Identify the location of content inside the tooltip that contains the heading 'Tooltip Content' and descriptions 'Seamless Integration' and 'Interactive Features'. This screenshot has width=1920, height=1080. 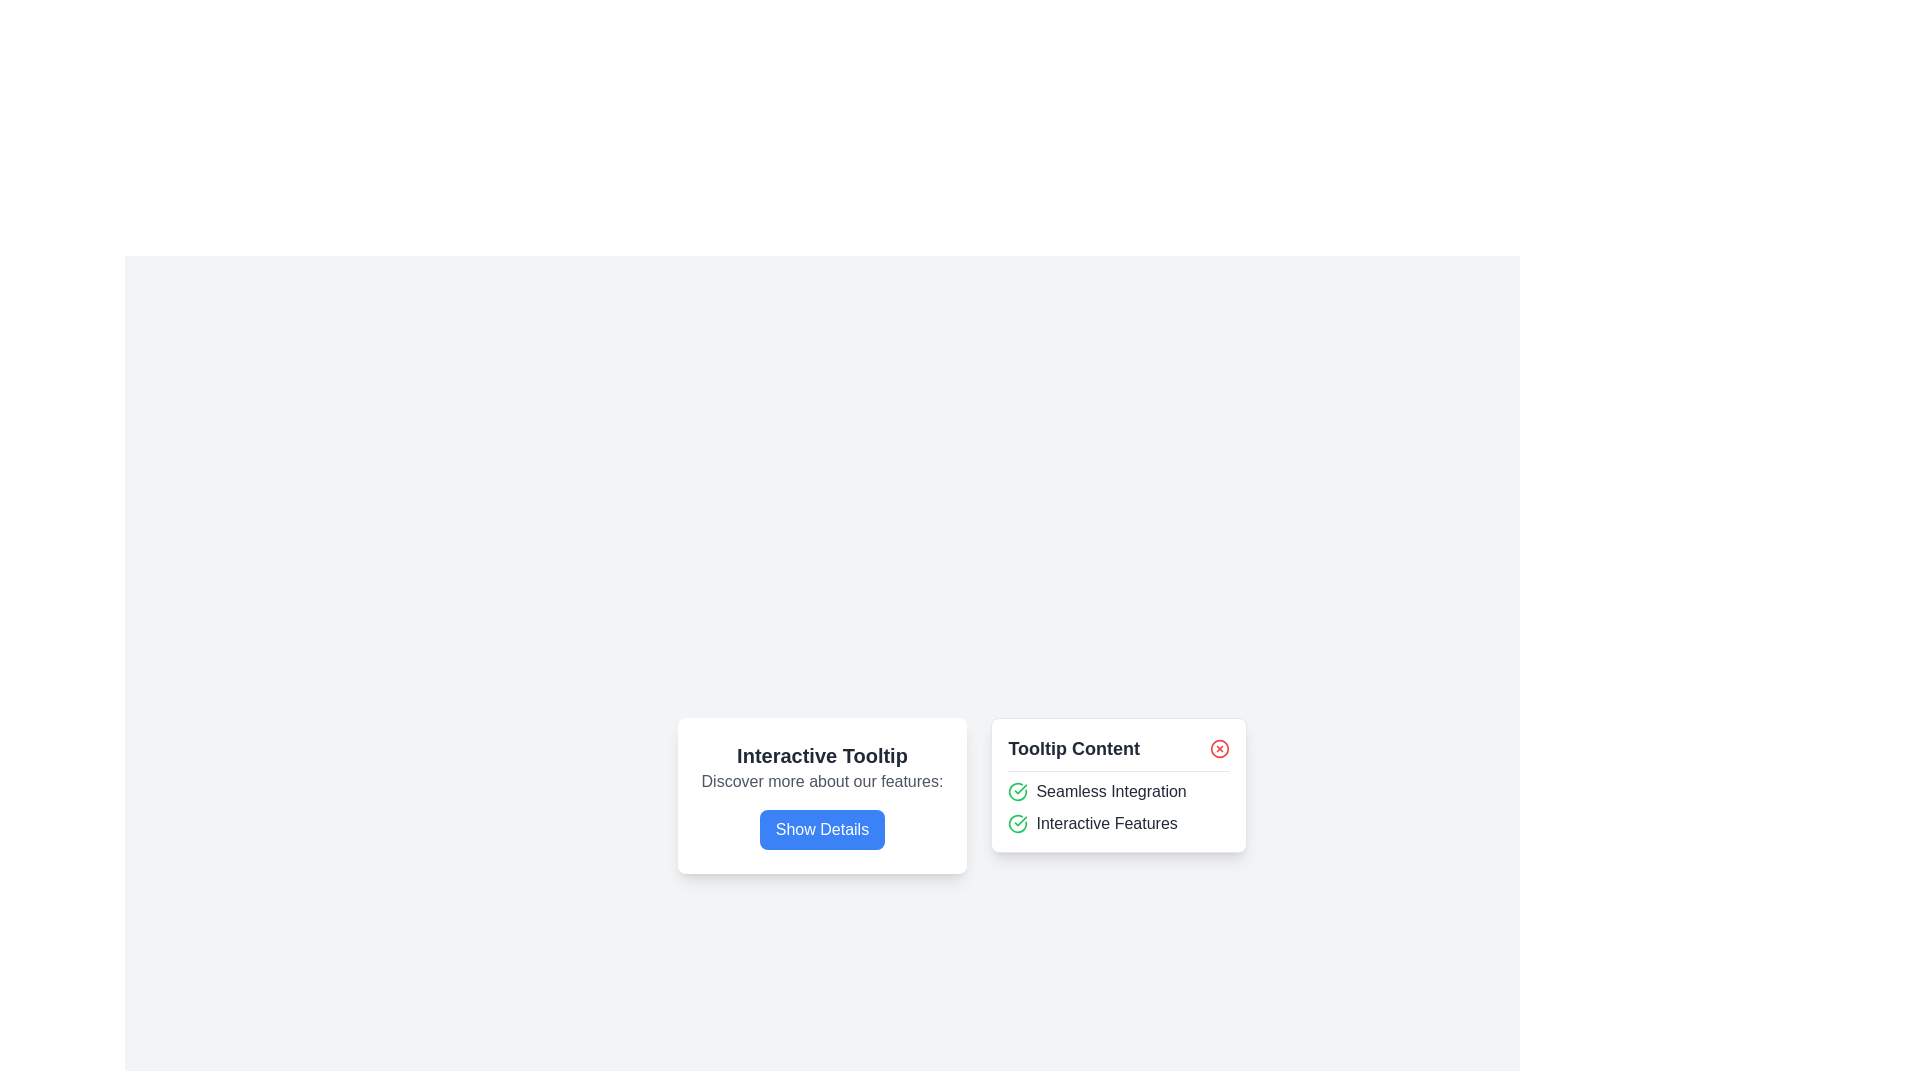
(1118, 784).